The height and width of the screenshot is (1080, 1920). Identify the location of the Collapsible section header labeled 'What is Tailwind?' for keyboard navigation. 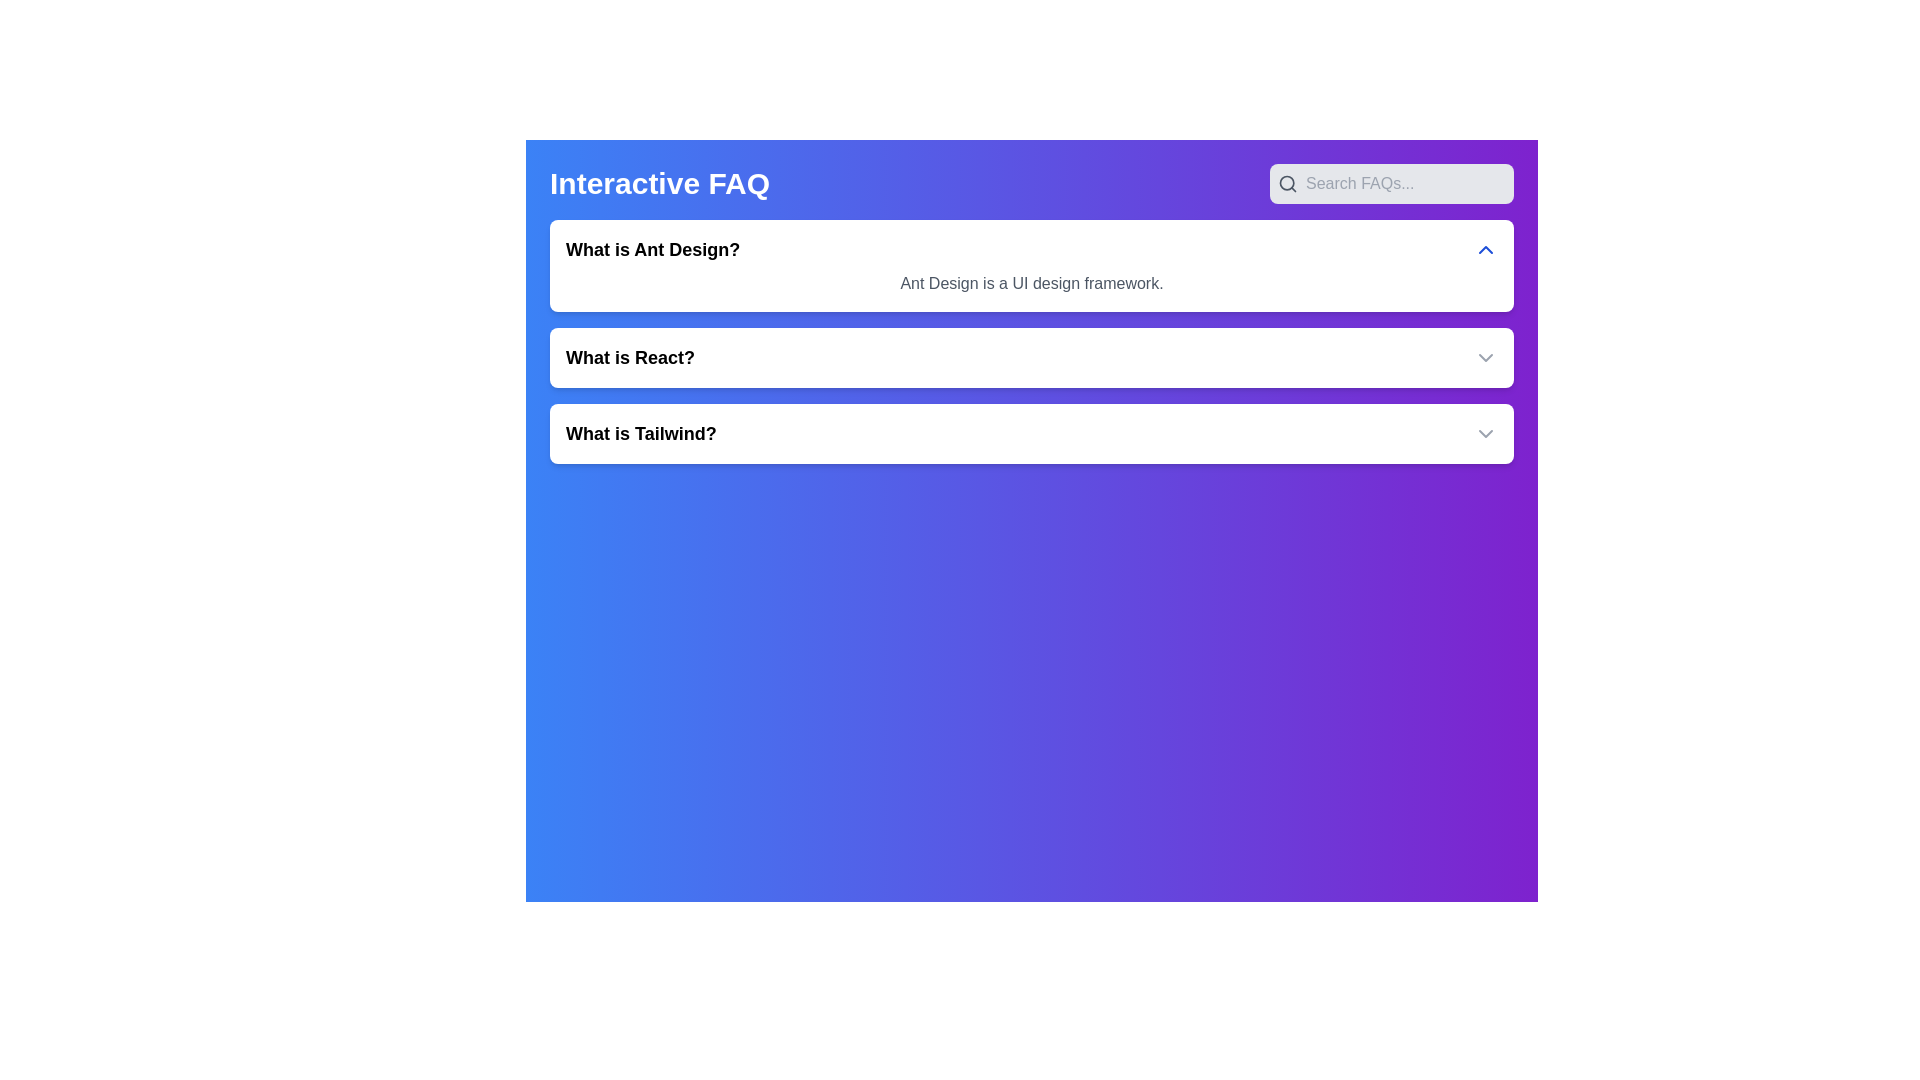
(1032, 433).